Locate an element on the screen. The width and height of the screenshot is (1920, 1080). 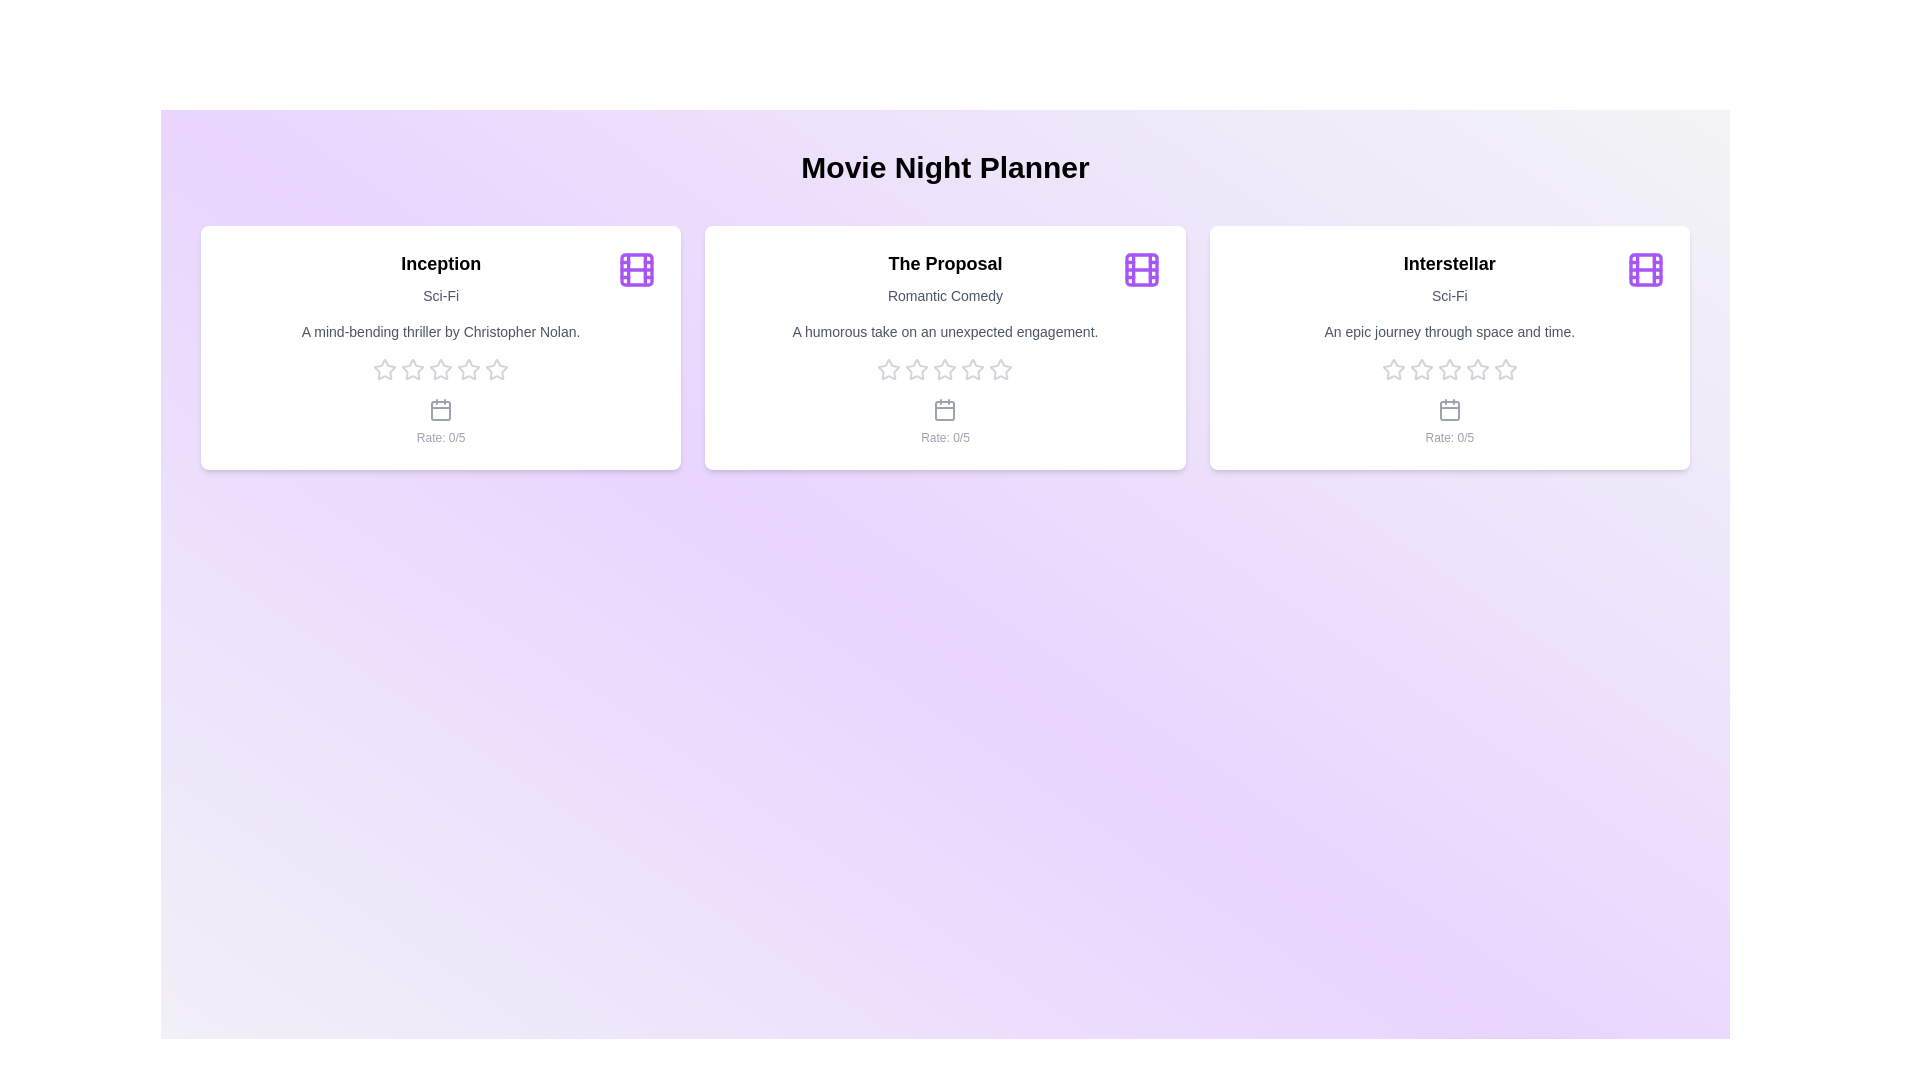
the calendar icon for the movie card The Proposal is located at coordinates (944, 408).